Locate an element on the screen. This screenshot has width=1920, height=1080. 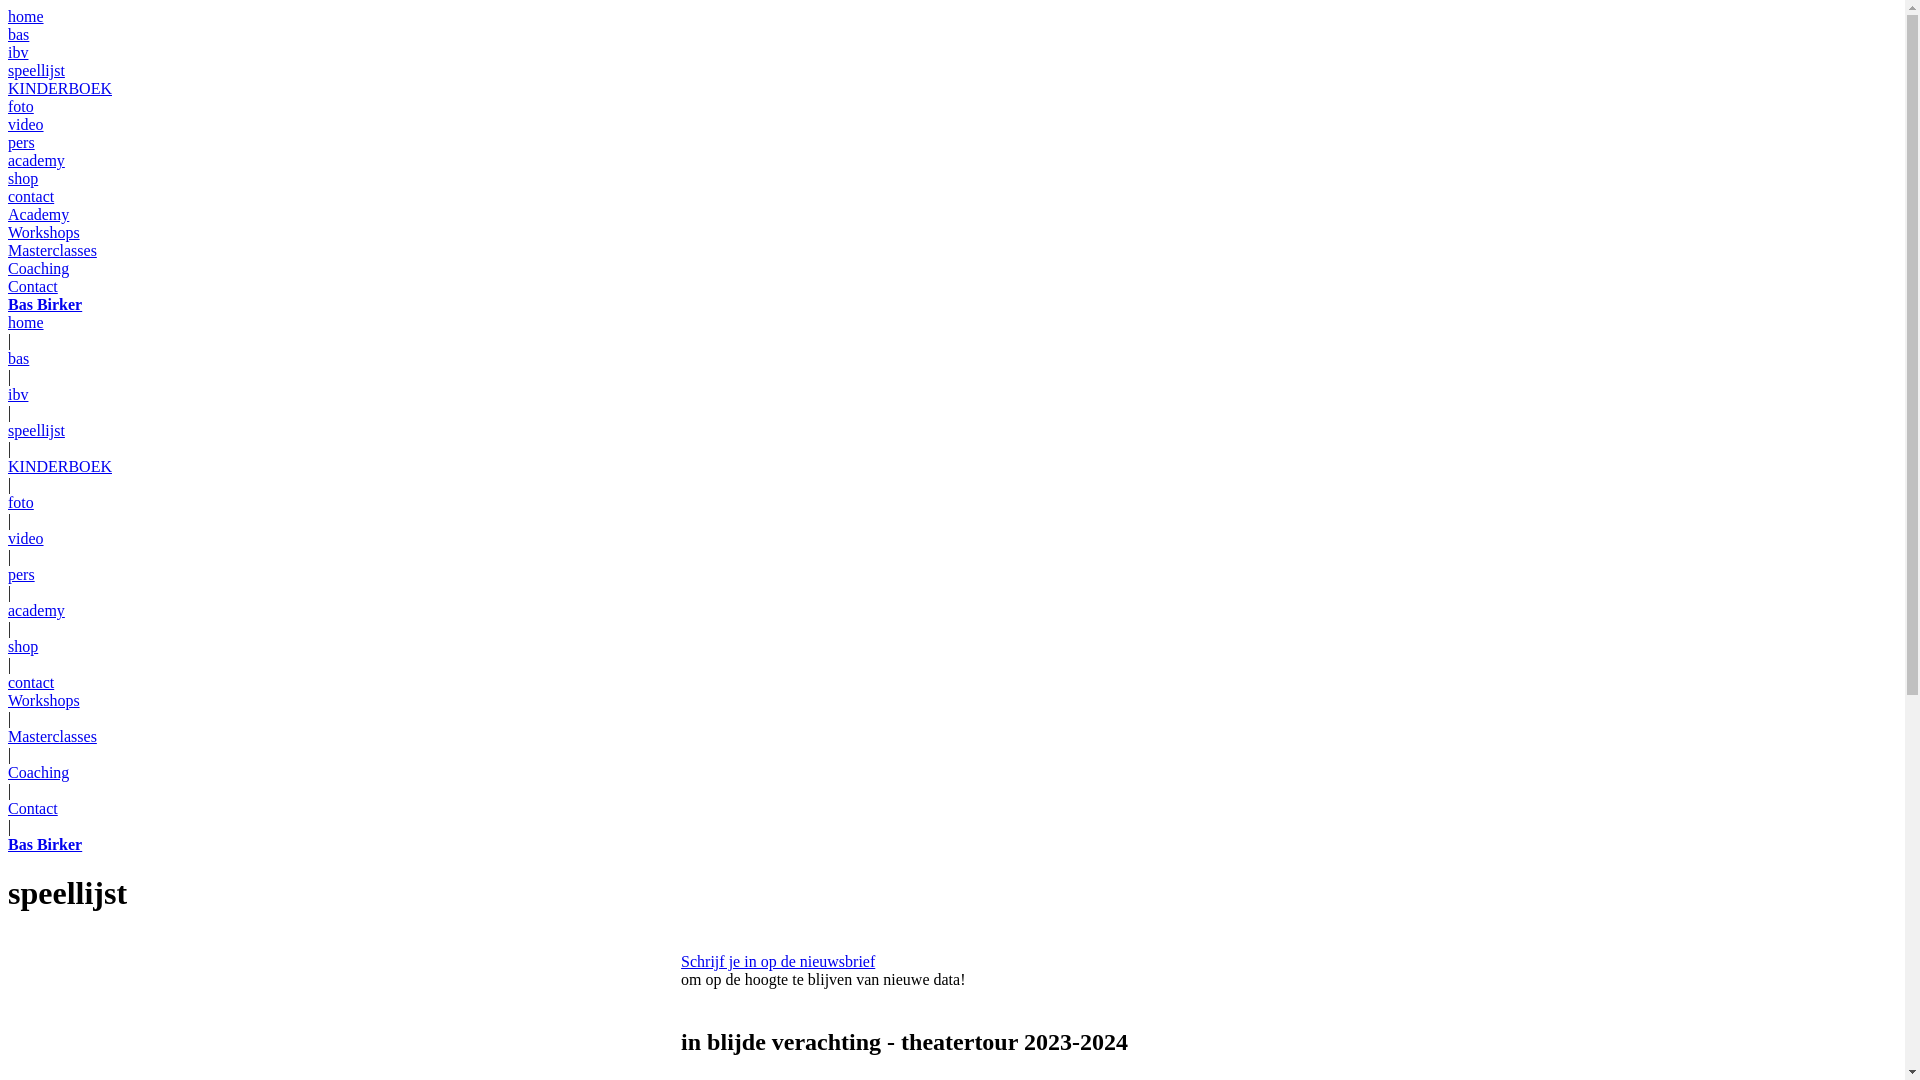
'Contact' is located at coordinates (33, 286).